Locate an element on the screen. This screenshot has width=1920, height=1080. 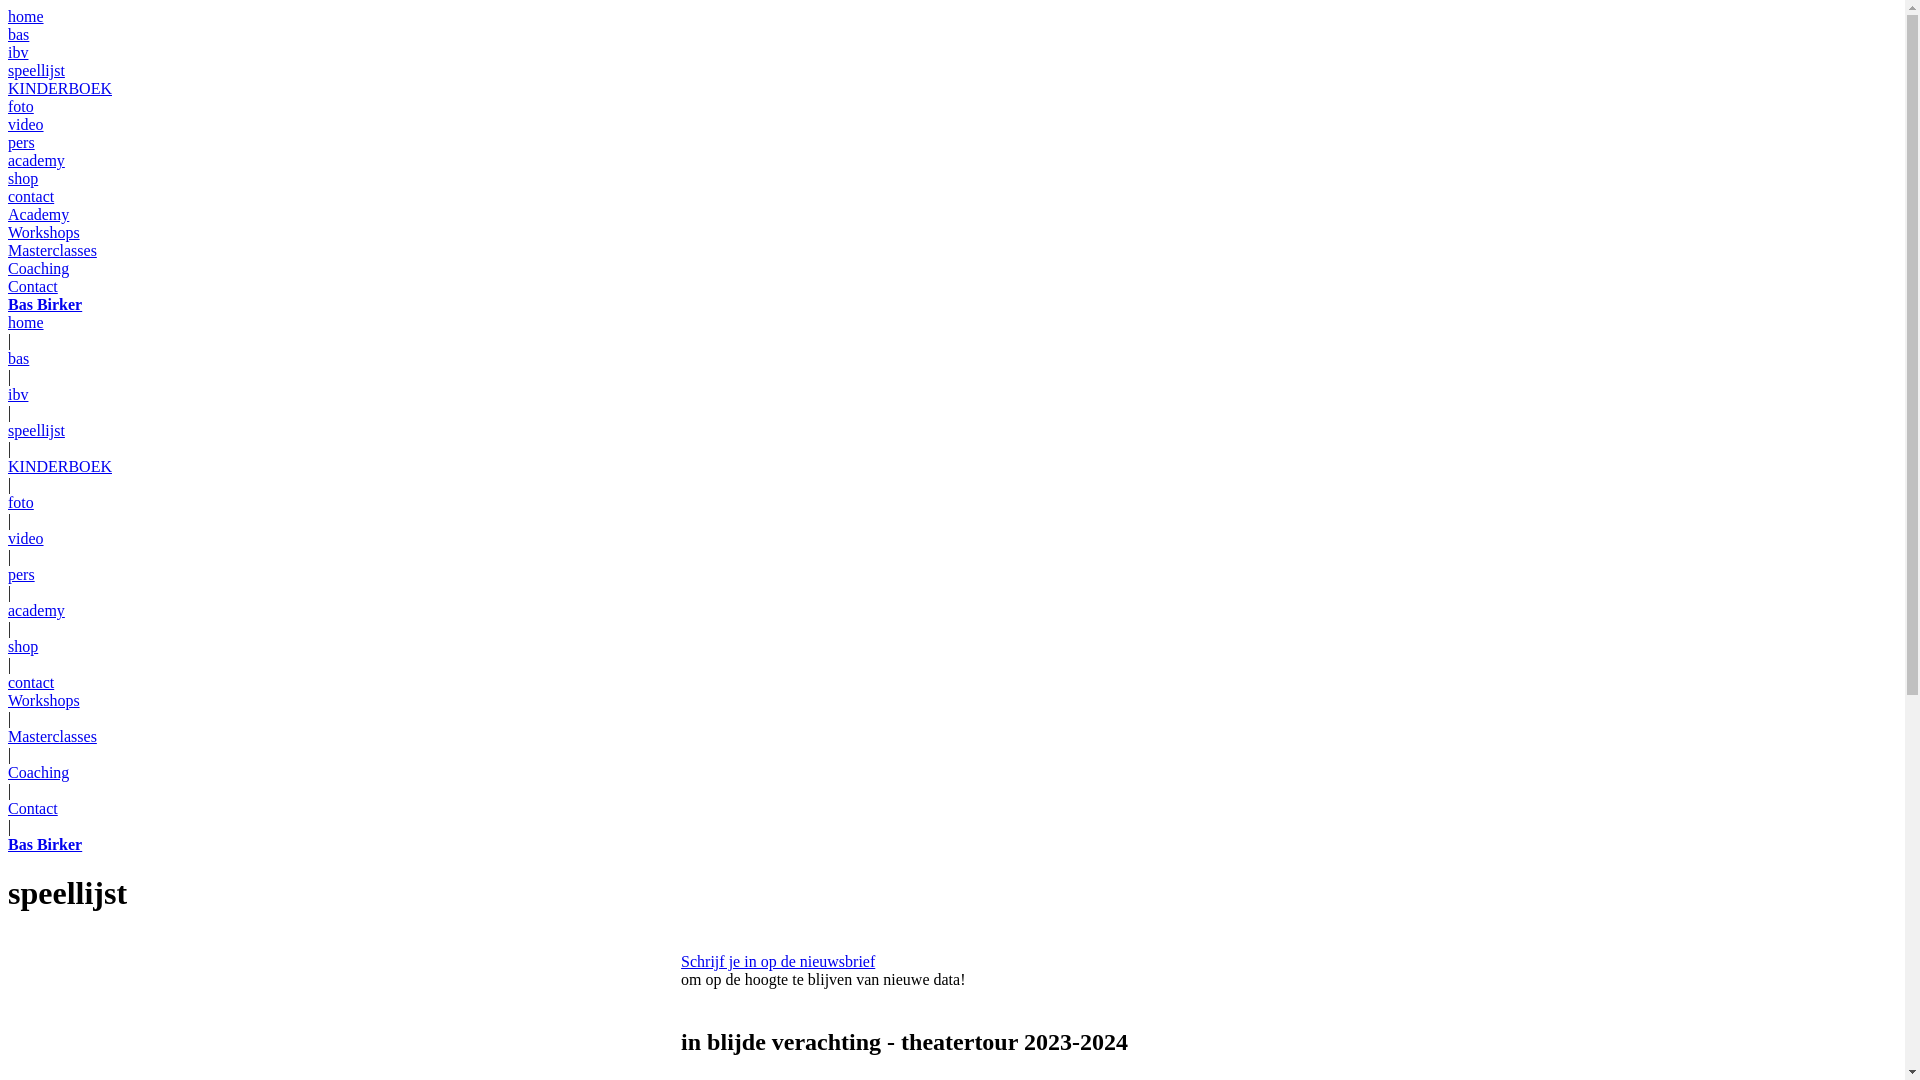
'Contact' is located at coordinates (33, 286).